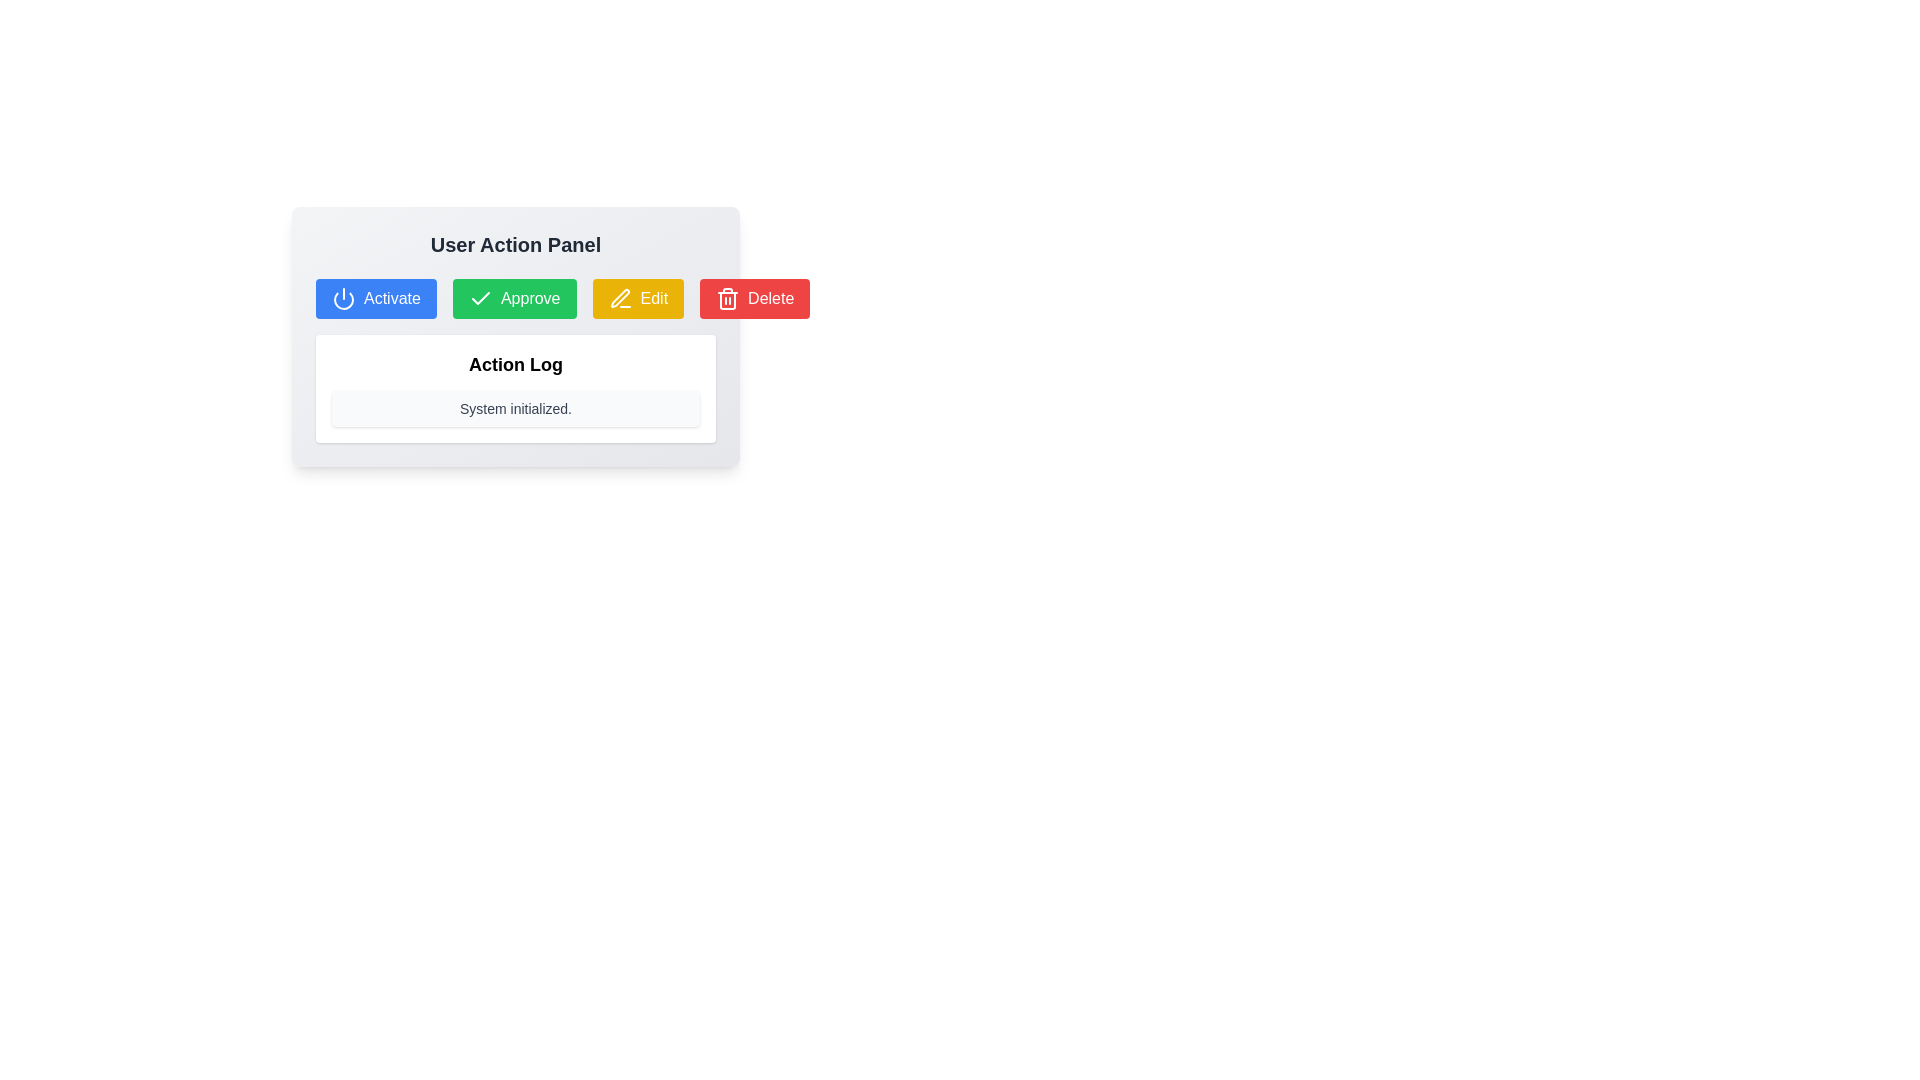  What do you see at coordinates (637, 299) in the screenshot?
I see `the yellow 'Edit' button with a pencil icon to initiate the edit action` at bounding box center [637, 299].